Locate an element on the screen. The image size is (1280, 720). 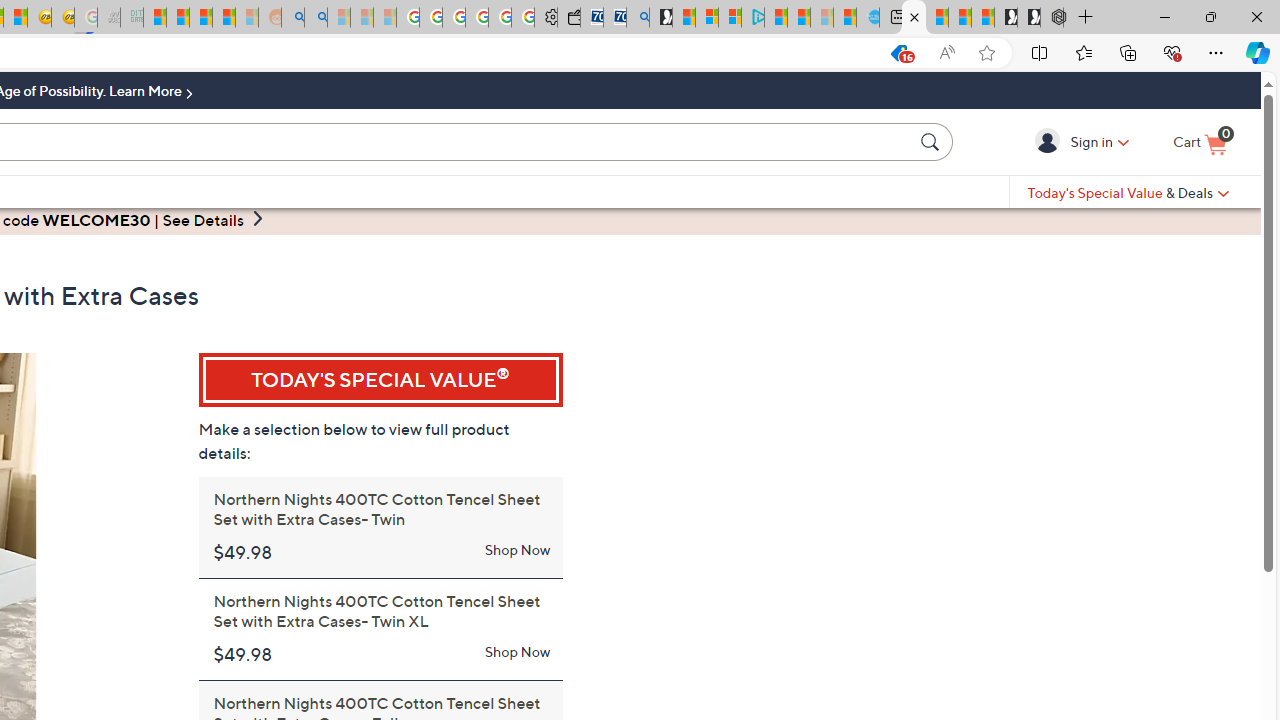
'Cheap Car Rentals - Save70.com' is located at coordinates (614, 17).